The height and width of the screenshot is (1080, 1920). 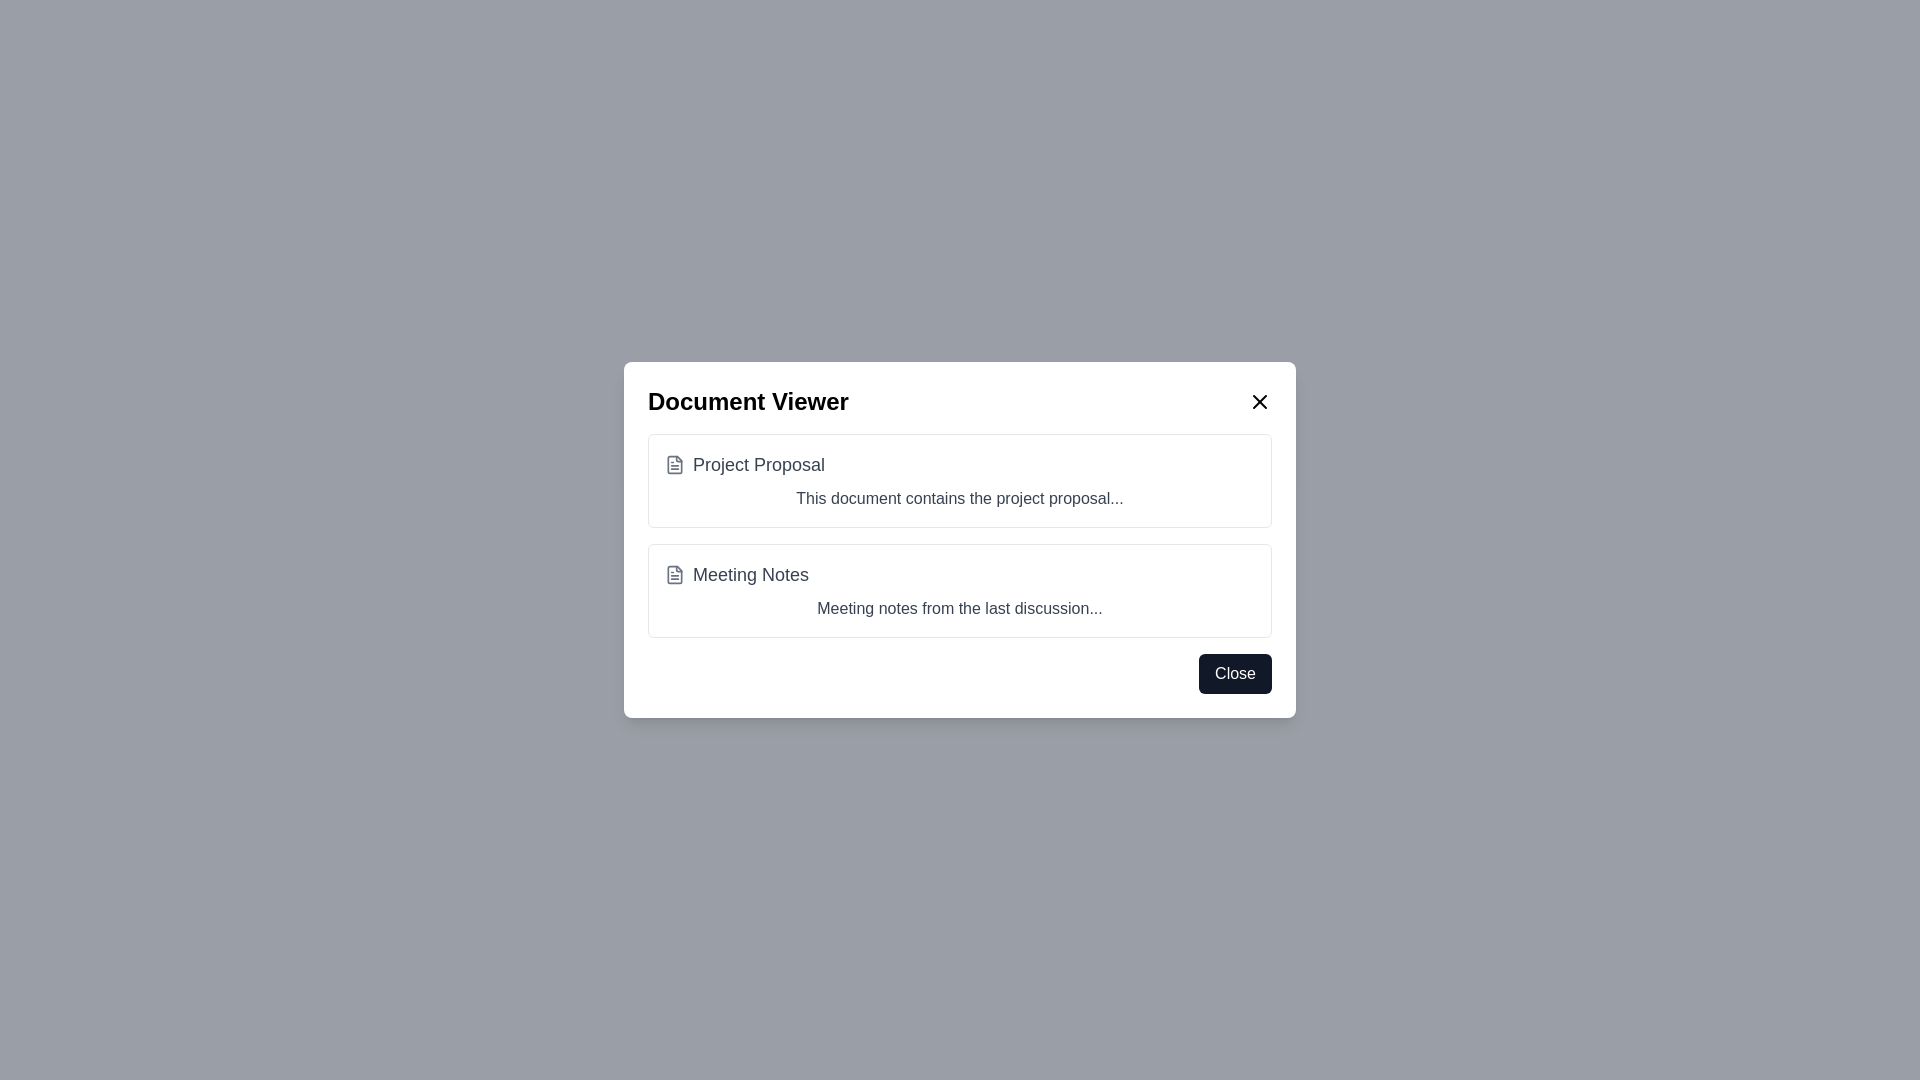 What do you see at coordinates (750, 574) in the screenshot?
I see `the 'Meeting Notes' text label in the 'Document Viewer' dialog, which is the second item in a vertical list, located below the 'Project Proposal' label` at bounding box center [750, 574].